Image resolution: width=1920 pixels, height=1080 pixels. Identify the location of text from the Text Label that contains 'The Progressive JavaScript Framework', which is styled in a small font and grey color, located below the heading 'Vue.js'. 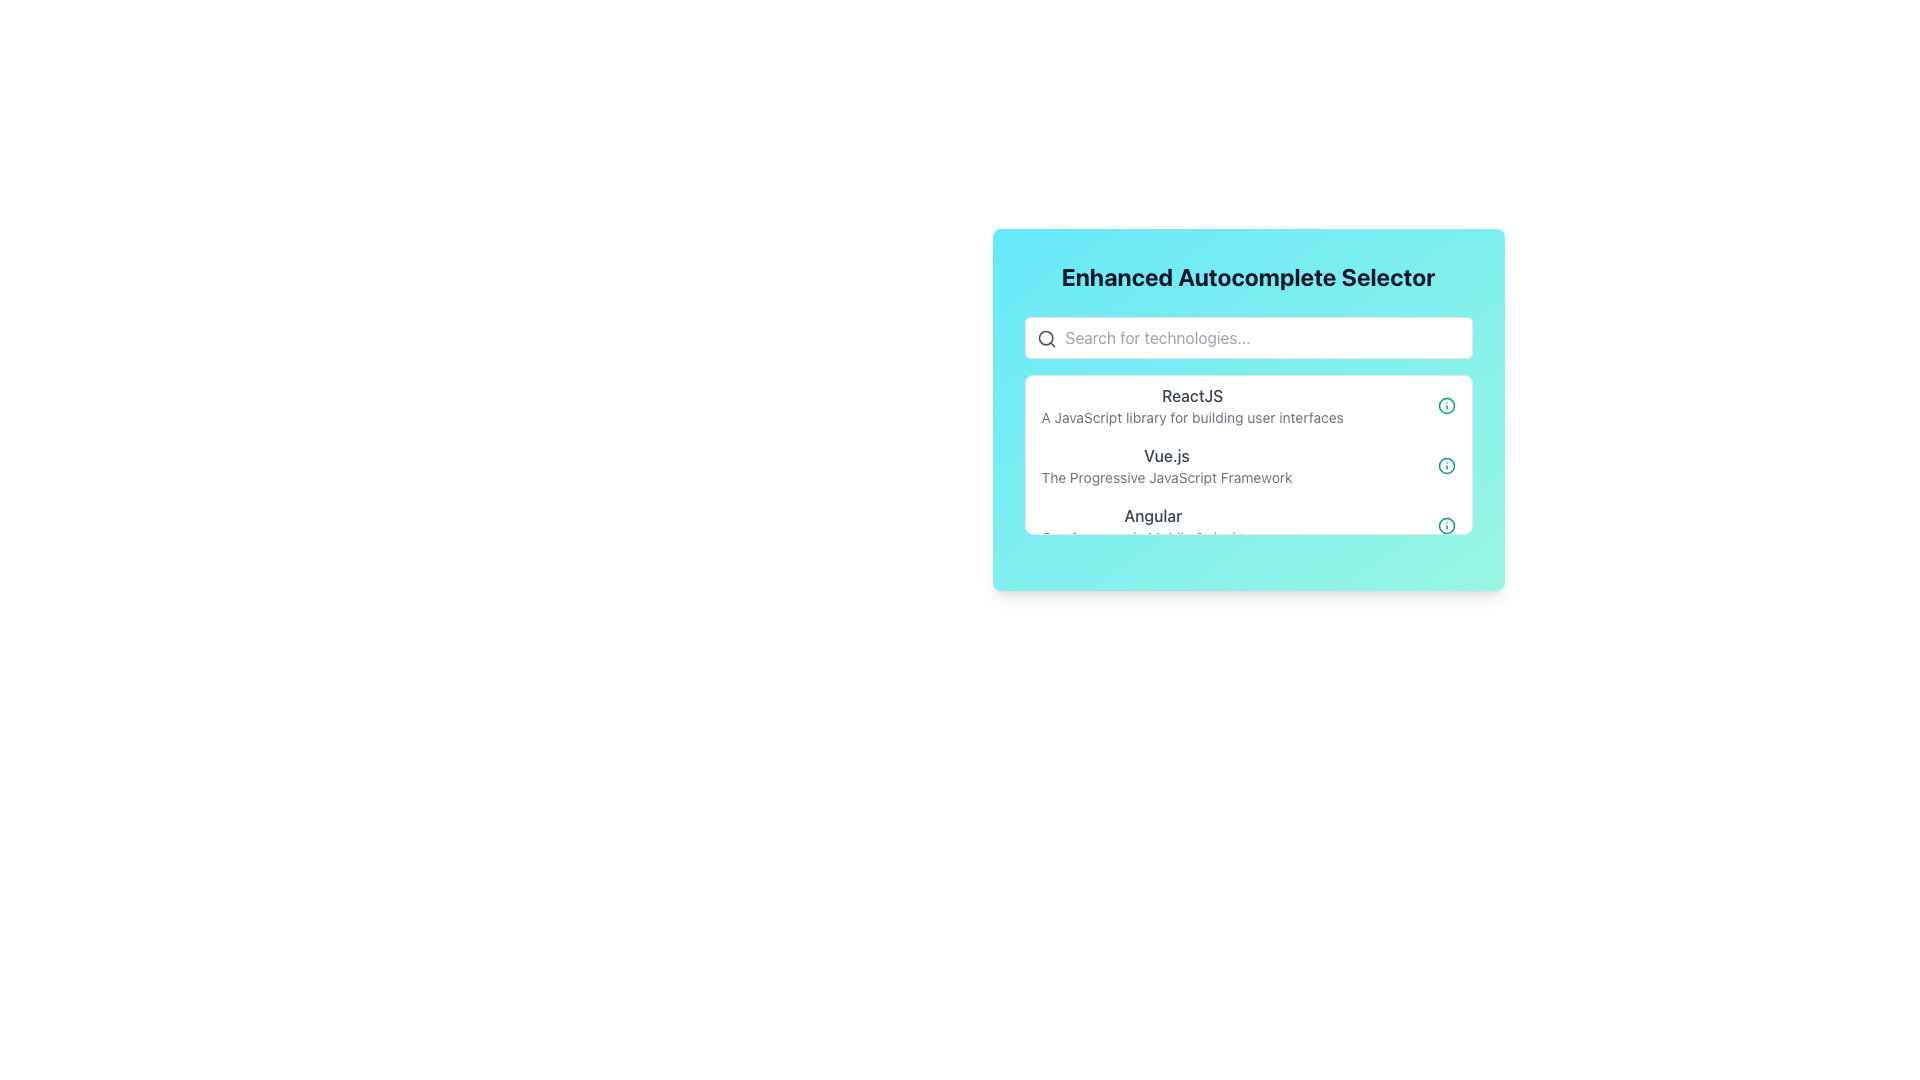
(1166, 478).